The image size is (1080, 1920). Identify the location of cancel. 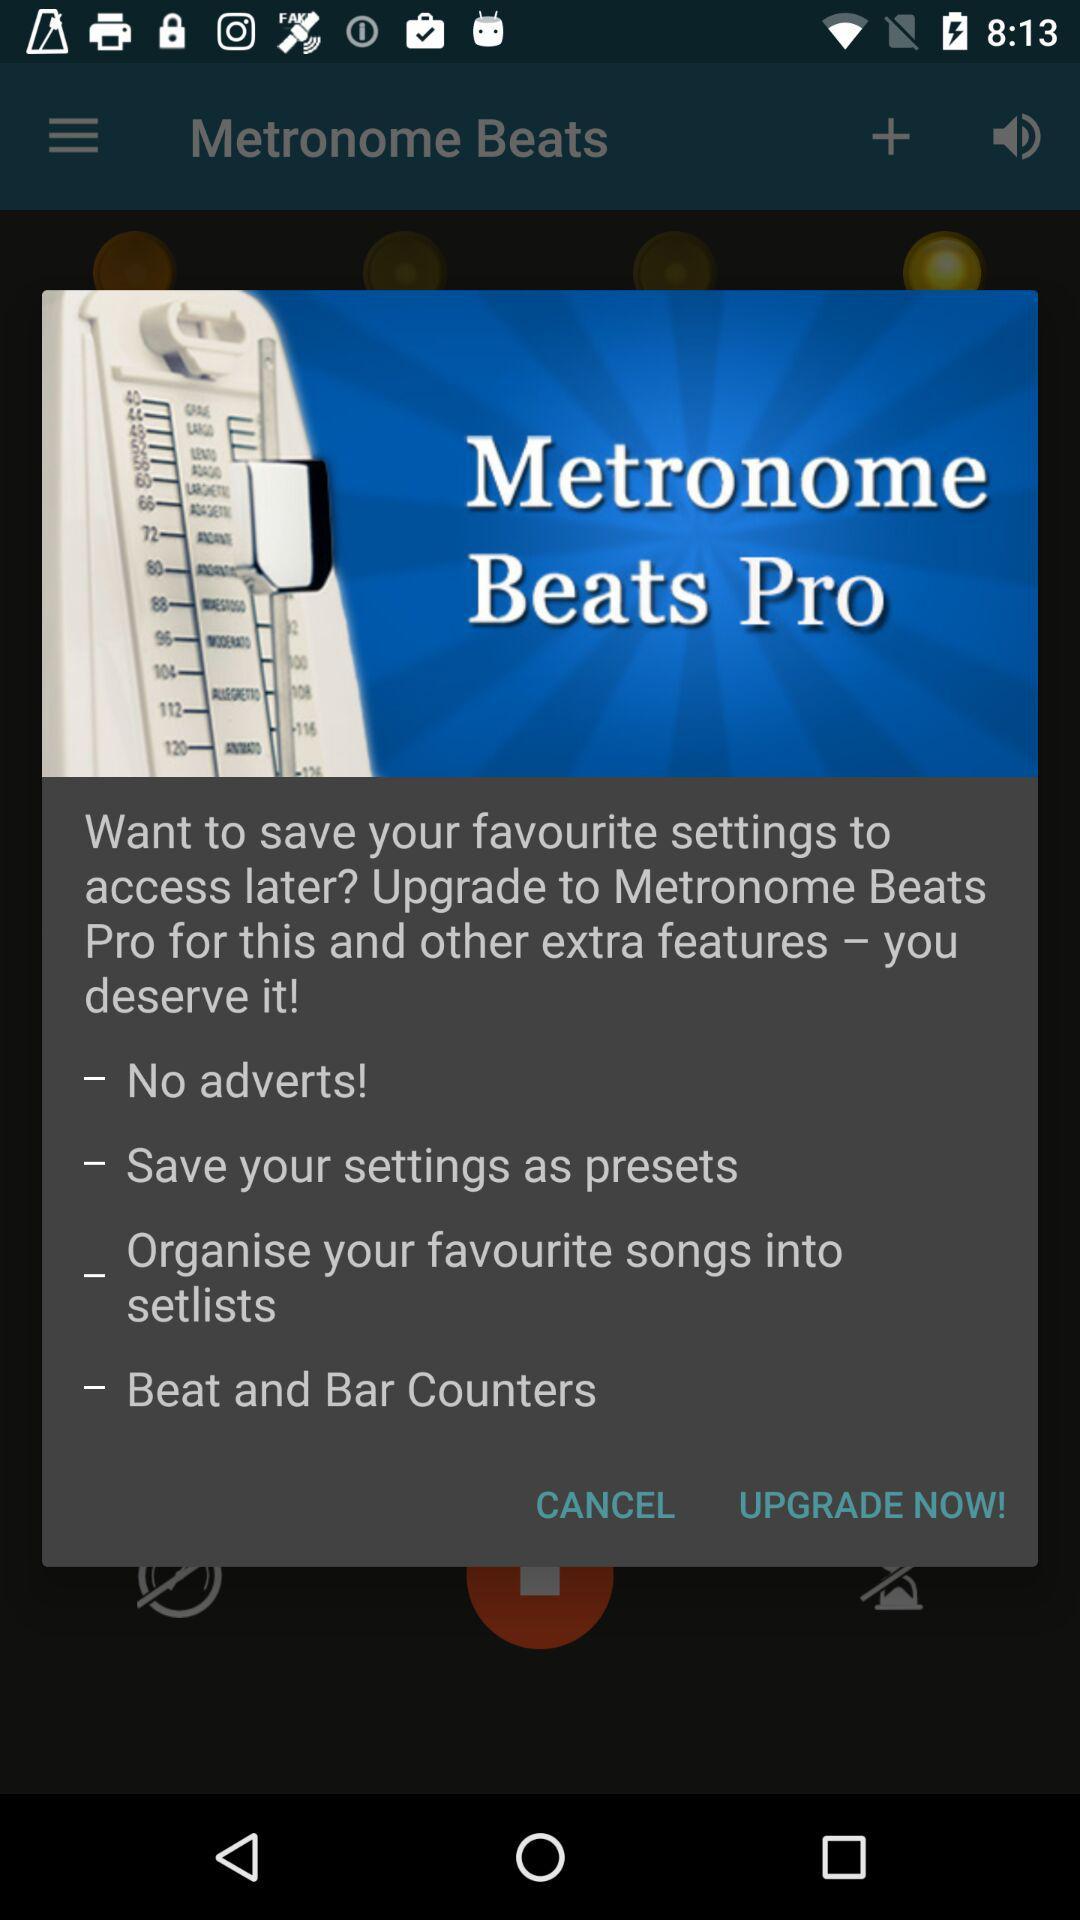
(604, 1503).